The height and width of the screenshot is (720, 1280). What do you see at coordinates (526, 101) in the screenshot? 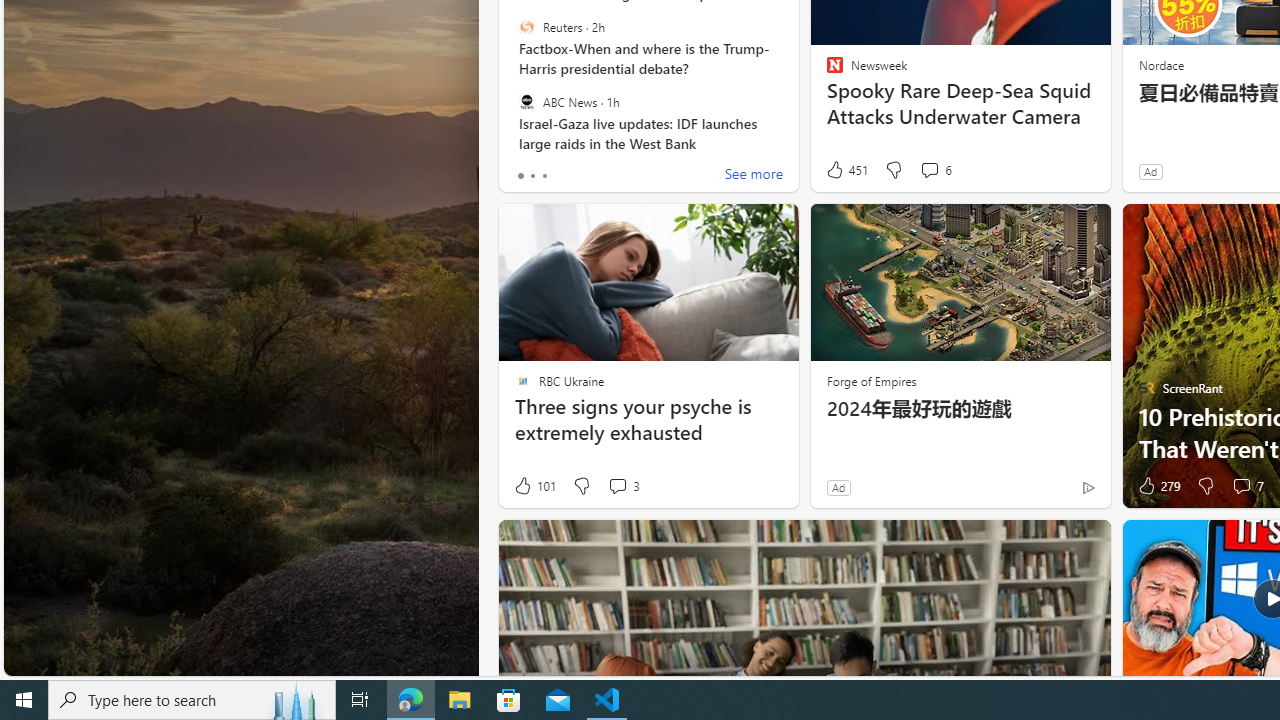
I see `'ABC News'` at bounding box center [526, 101].